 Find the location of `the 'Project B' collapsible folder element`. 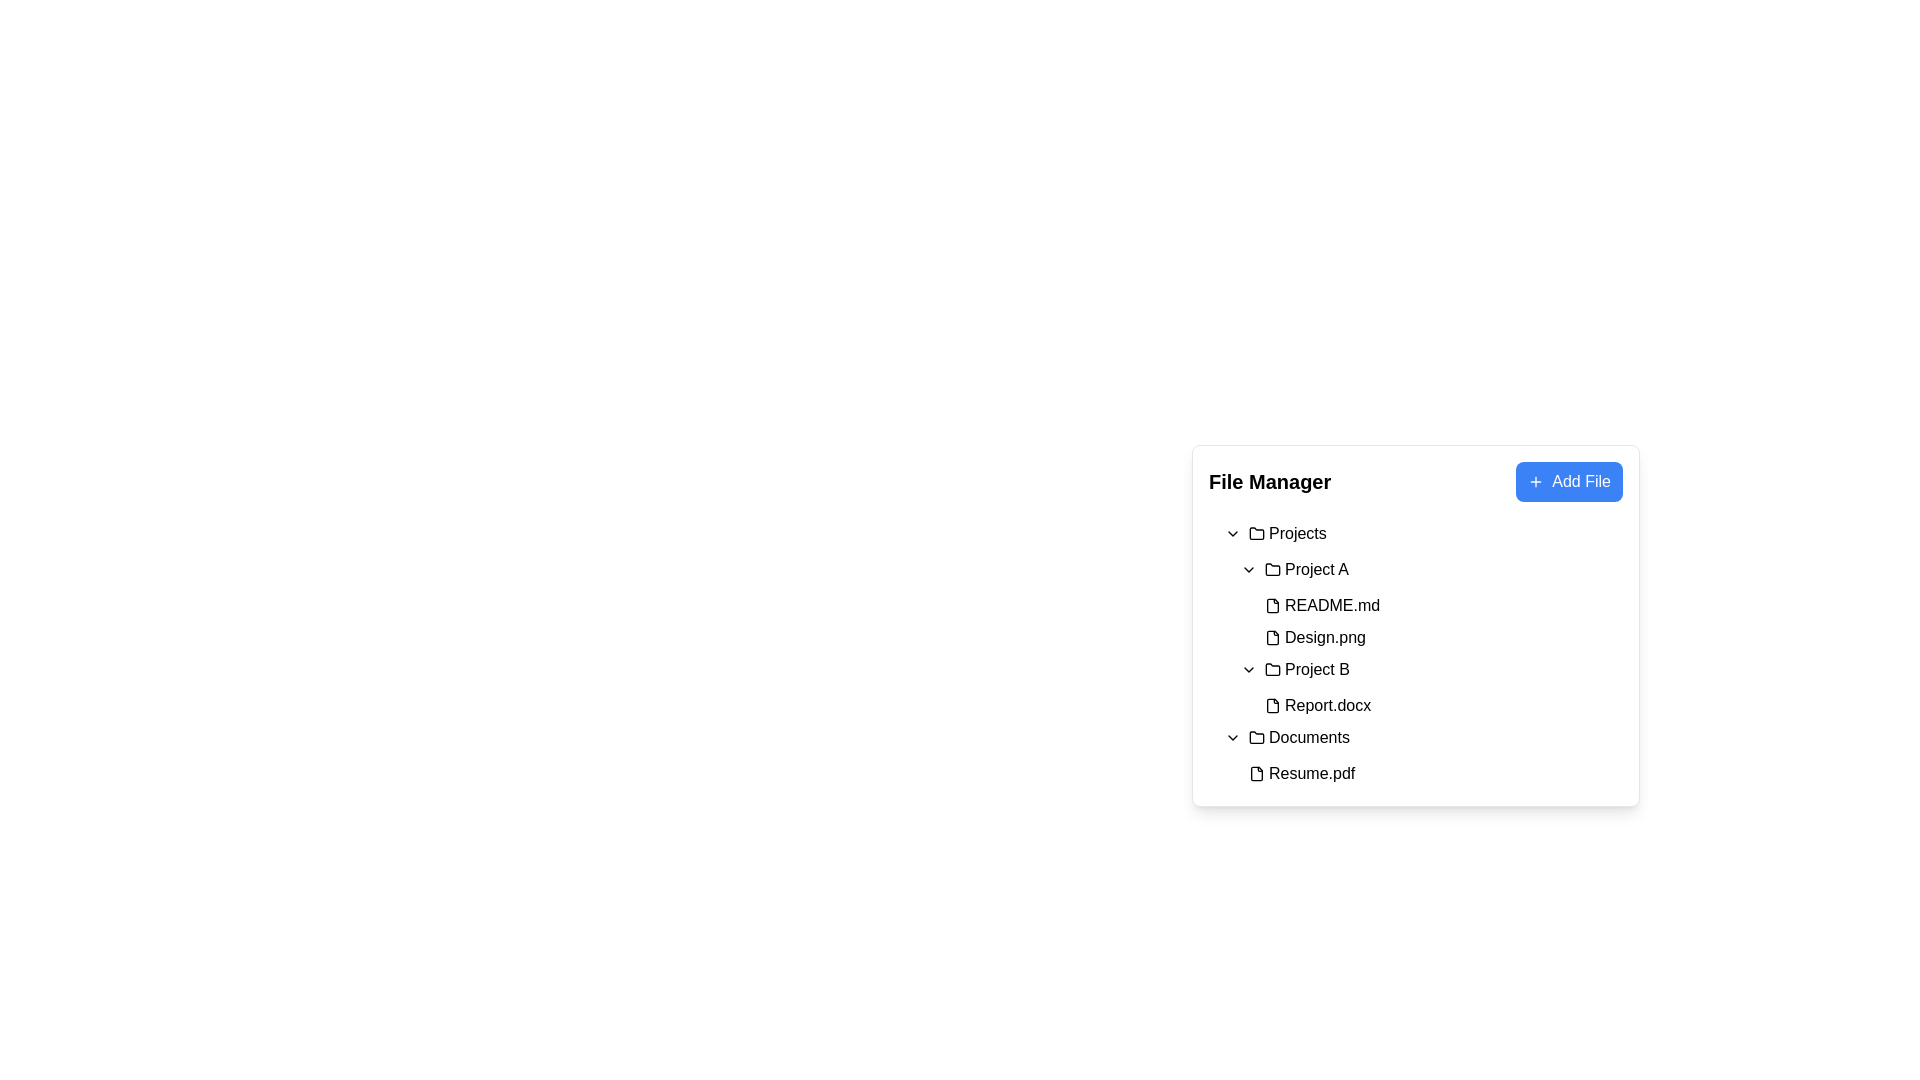

the 'Project B' collapsible folder element is located at coordinates (1430, 670).